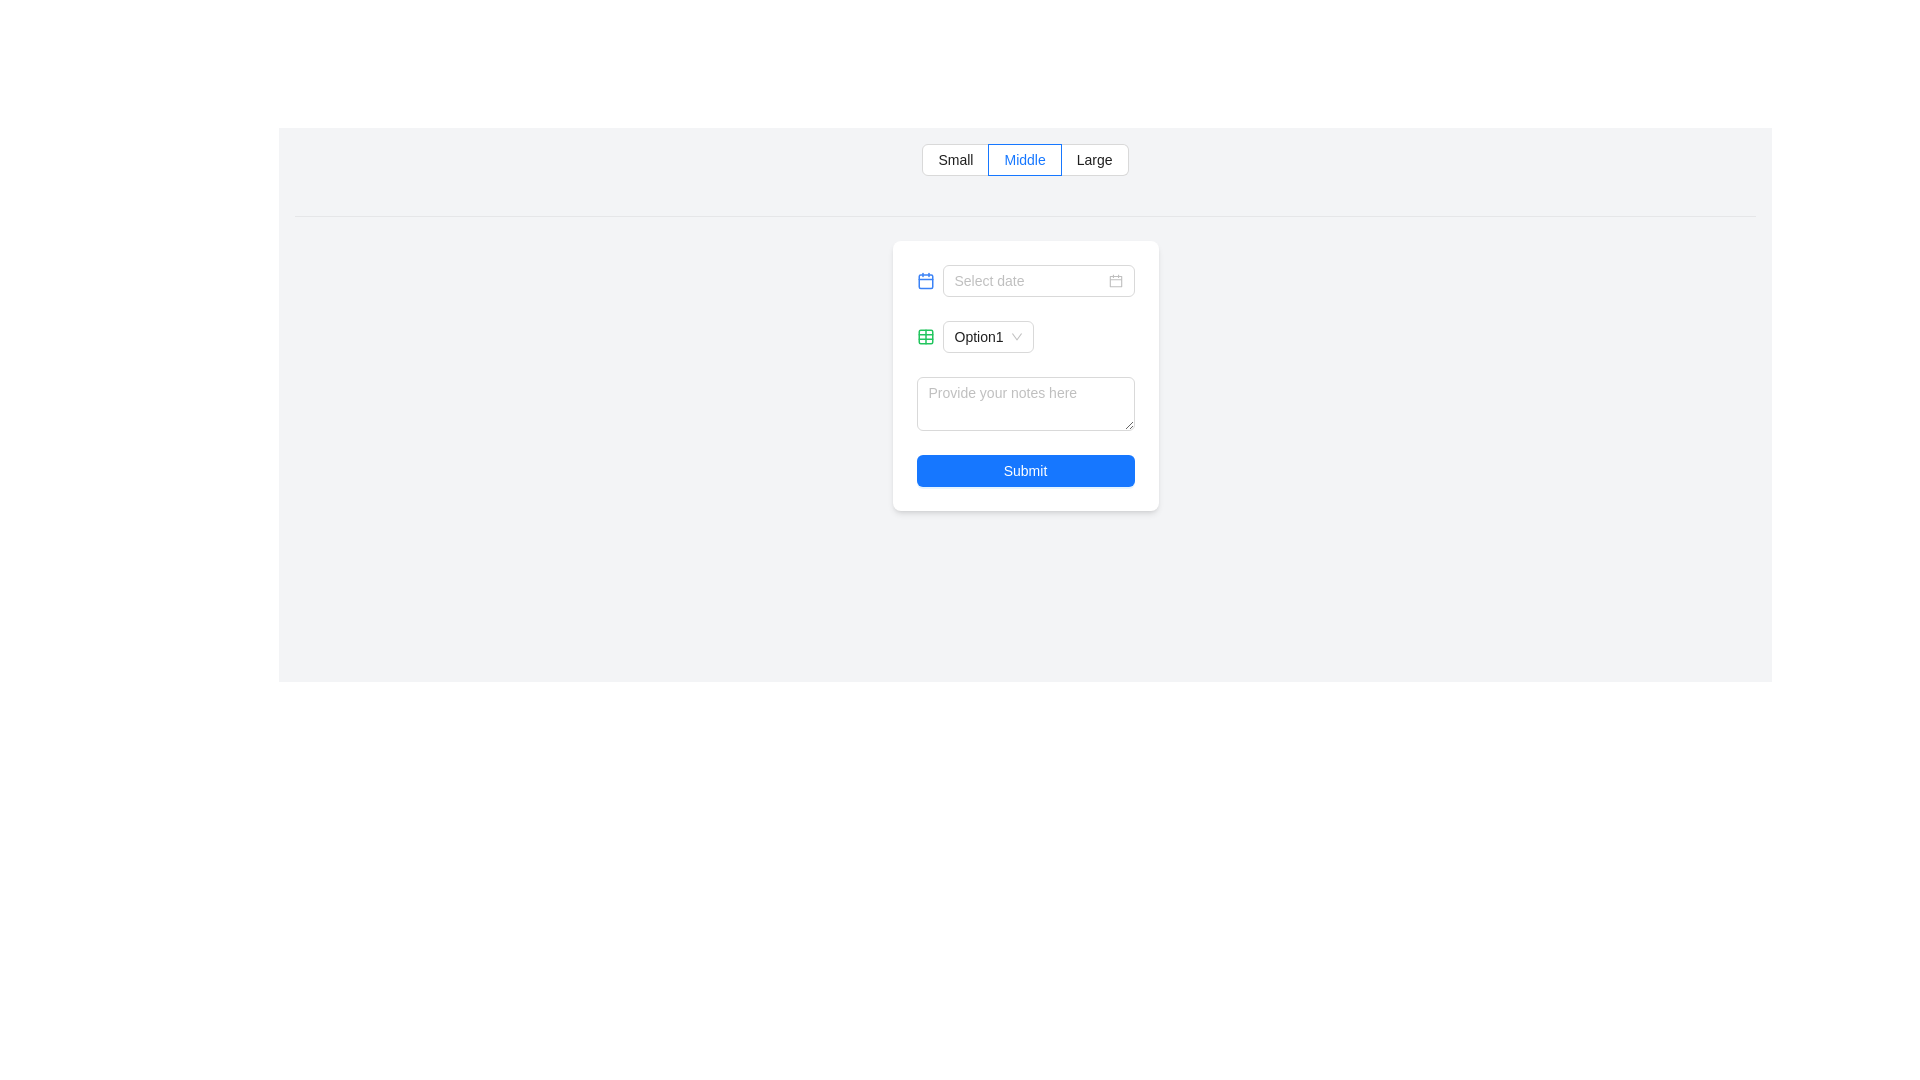 The width and height of the screenshot is (1920, 1080). Describe the element at coordinates (924, 335) in the screenshot. I see `the green-bordered square cell in the second row and first column of the table layout` at that location.